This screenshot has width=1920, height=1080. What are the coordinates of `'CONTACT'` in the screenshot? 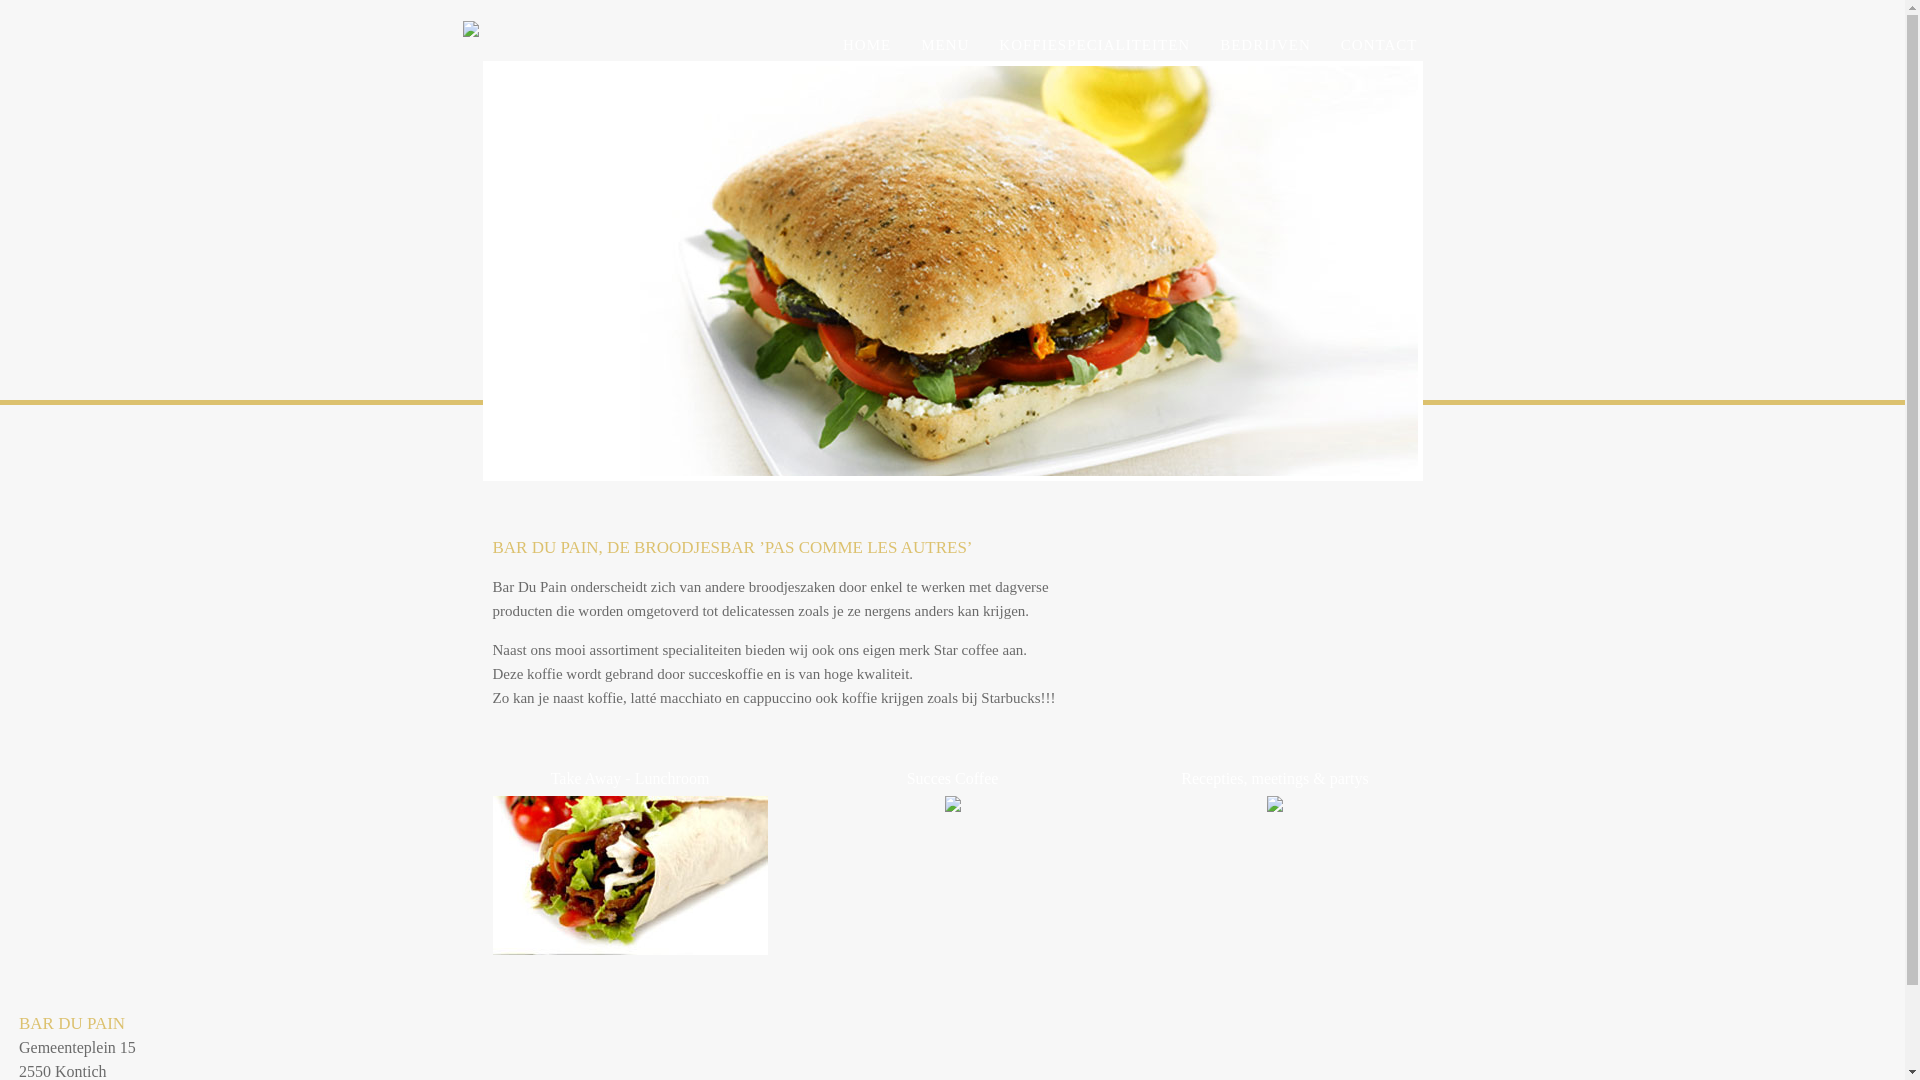 It's located at (1378, 45).